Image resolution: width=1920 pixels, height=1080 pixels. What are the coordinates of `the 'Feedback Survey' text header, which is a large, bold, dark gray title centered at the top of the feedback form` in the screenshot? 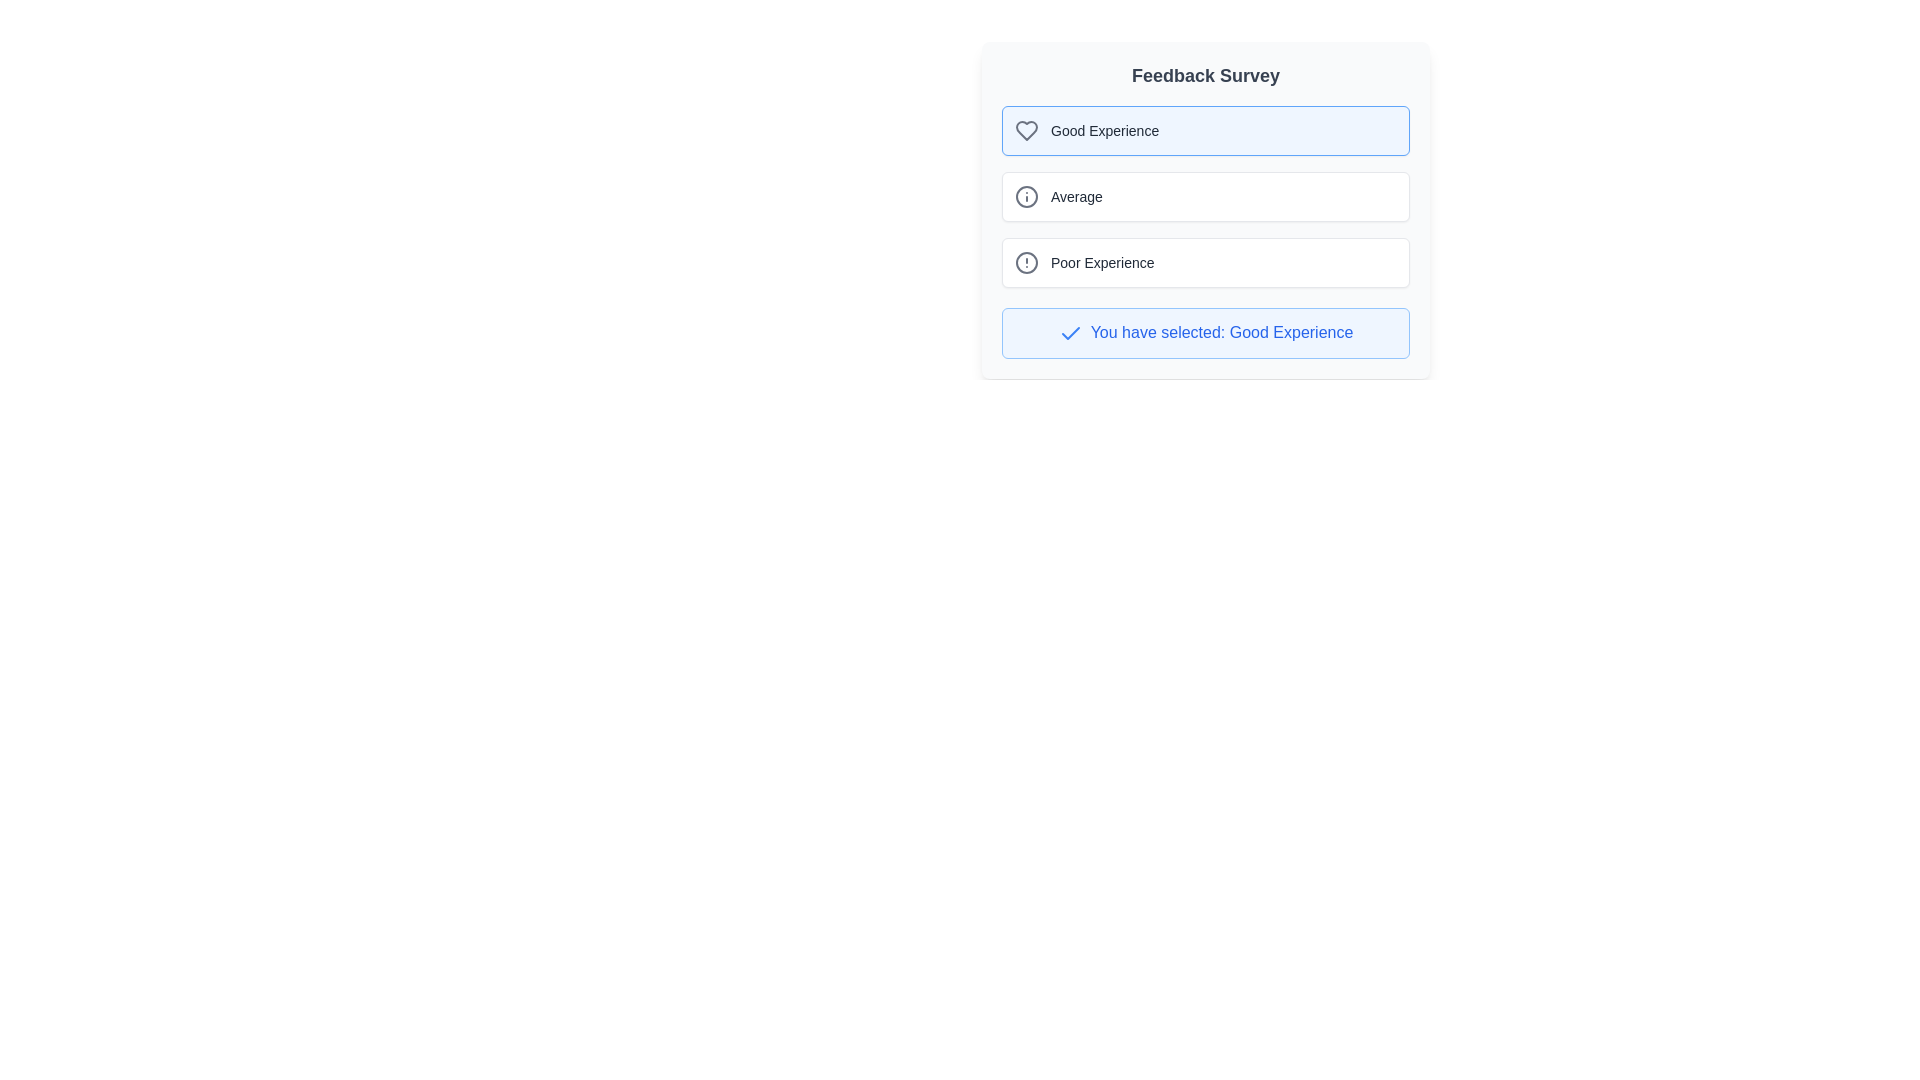 It's located at (1204, 75).